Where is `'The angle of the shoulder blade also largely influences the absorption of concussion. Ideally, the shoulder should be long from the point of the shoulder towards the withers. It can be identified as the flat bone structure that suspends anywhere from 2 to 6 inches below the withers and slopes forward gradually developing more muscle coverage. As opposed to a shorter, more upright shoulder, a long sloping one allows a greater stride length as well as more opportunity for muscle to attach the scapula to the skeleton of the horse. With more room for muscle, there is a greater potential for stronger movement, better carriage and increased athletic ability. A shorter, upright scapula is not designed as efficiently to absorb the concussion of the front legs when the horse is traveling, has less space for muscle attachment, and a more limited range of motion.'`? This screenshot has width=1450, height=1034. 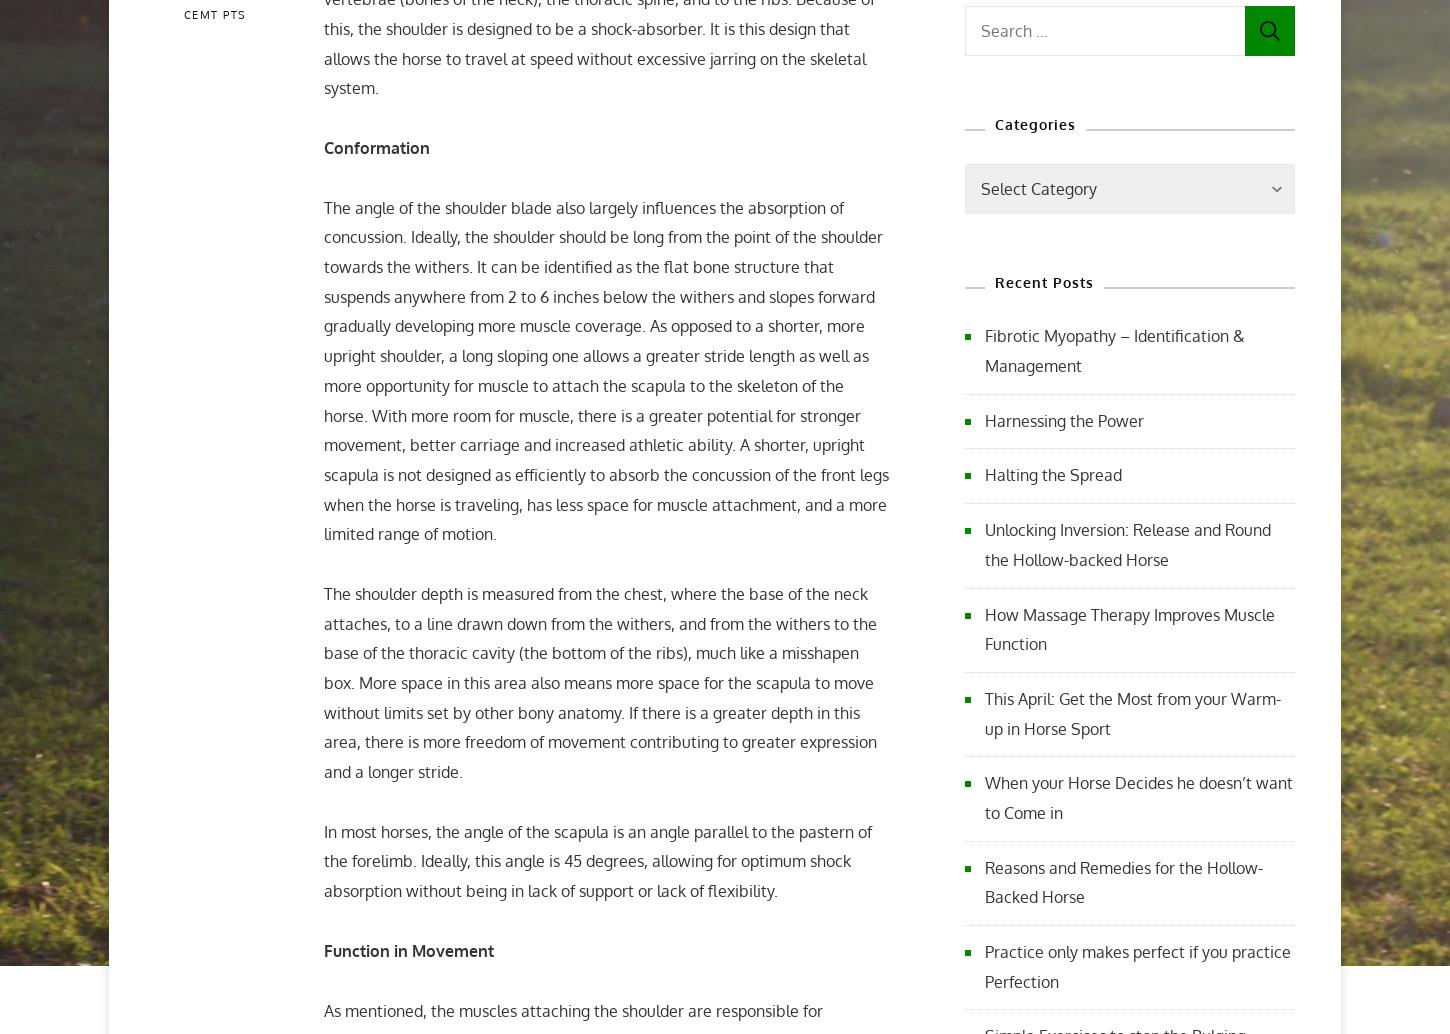
'The angle of the shoulder blade also largely influences the absorption of concussion. Ideally, the shoulder should be long from the point of the shoulder towards the withers. It can be identified as the flat bone structure that suspends anywhere from 2 to 6 inches below the withers and slopes forward gradually developing more muscle coverage. As opposed to a shorter, more upright shoulder, a long sloping one allows a greater stride length as well as more opportunity for muscle to attach the scapula to the skeleton of the horse. With more room for muscle, there is a greater potential for stronger movement, better carriage and increased athletic ability. A shorter, upright scapula is not designed as efficiently to absorb the concussion of the front legs when the horse is traveling, has less space for muscle attachment, and a more limited range of motion.' is located at coordinates (605, 369).